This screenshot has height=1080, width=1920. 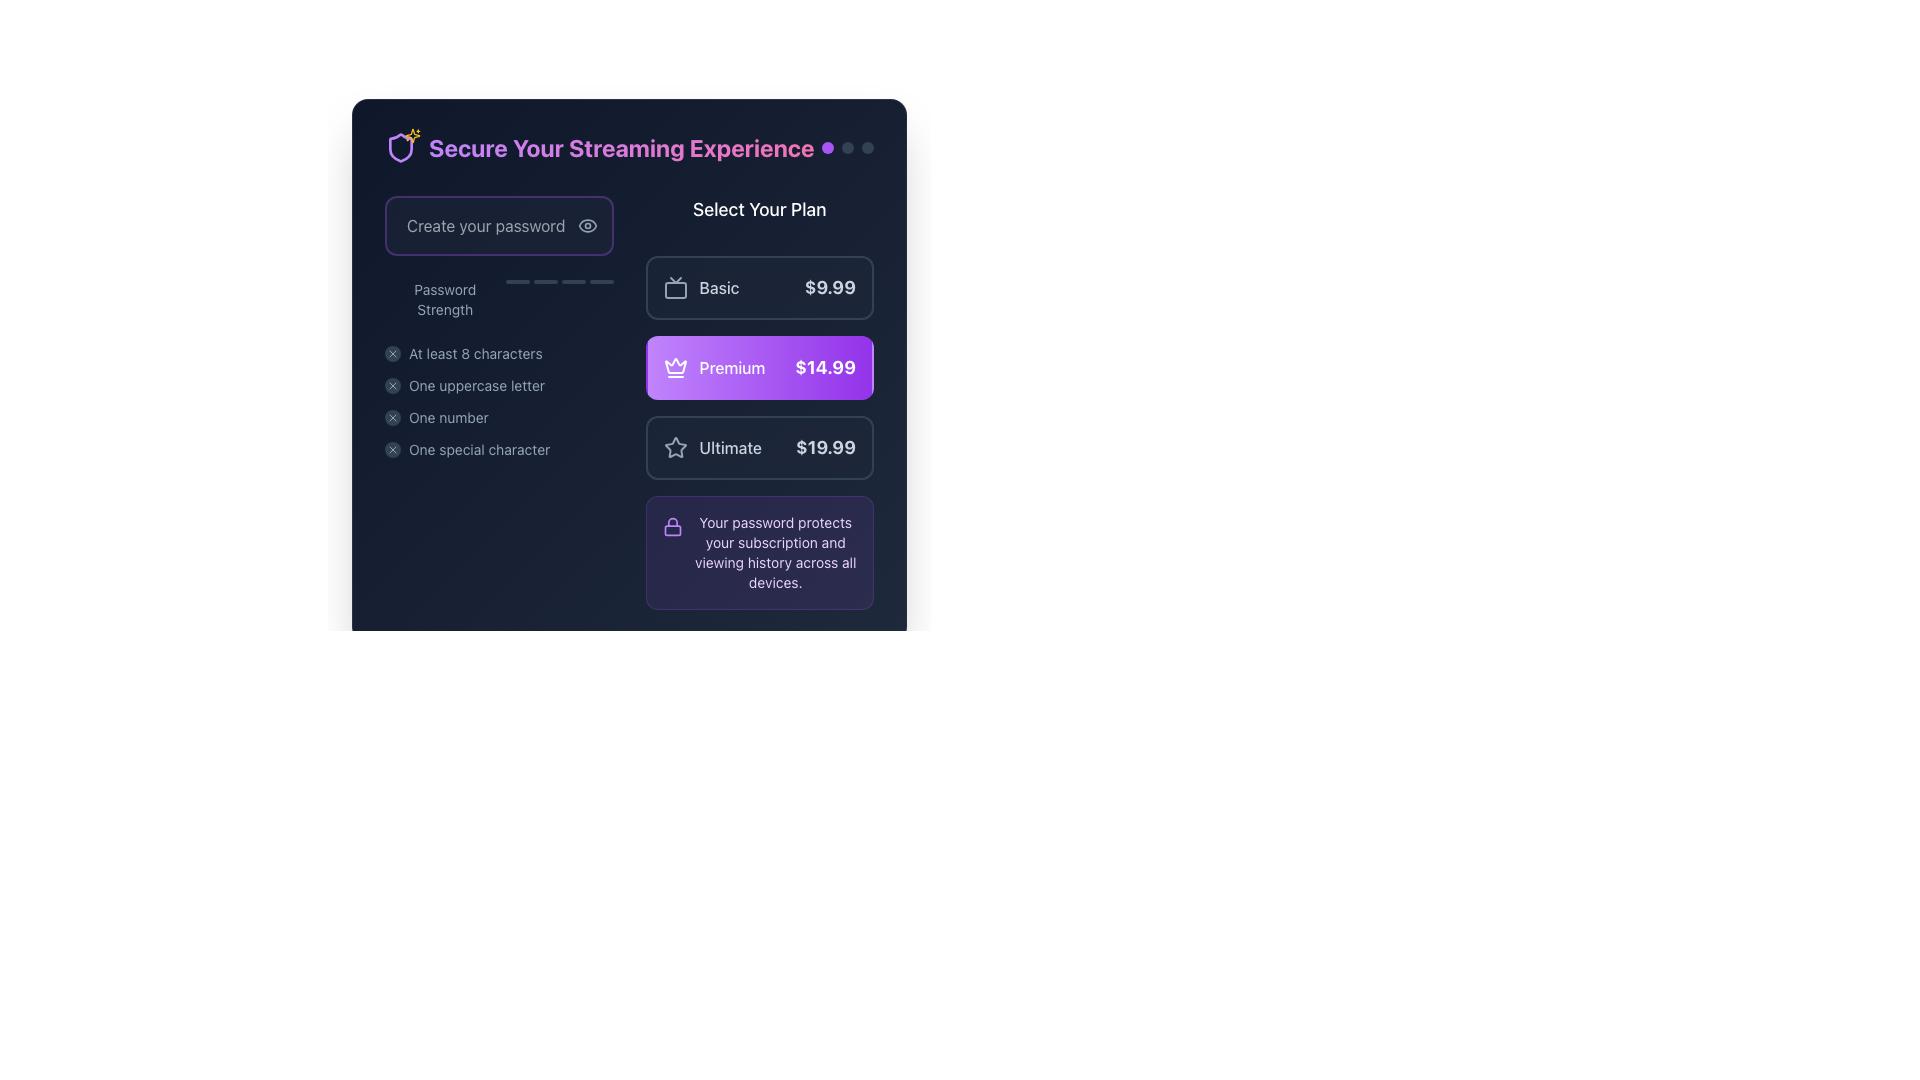 I want to click on the decorative emphasis icon located to the upper-right of the purple shield icon in the security-themed header, so click(x=411, y=135).